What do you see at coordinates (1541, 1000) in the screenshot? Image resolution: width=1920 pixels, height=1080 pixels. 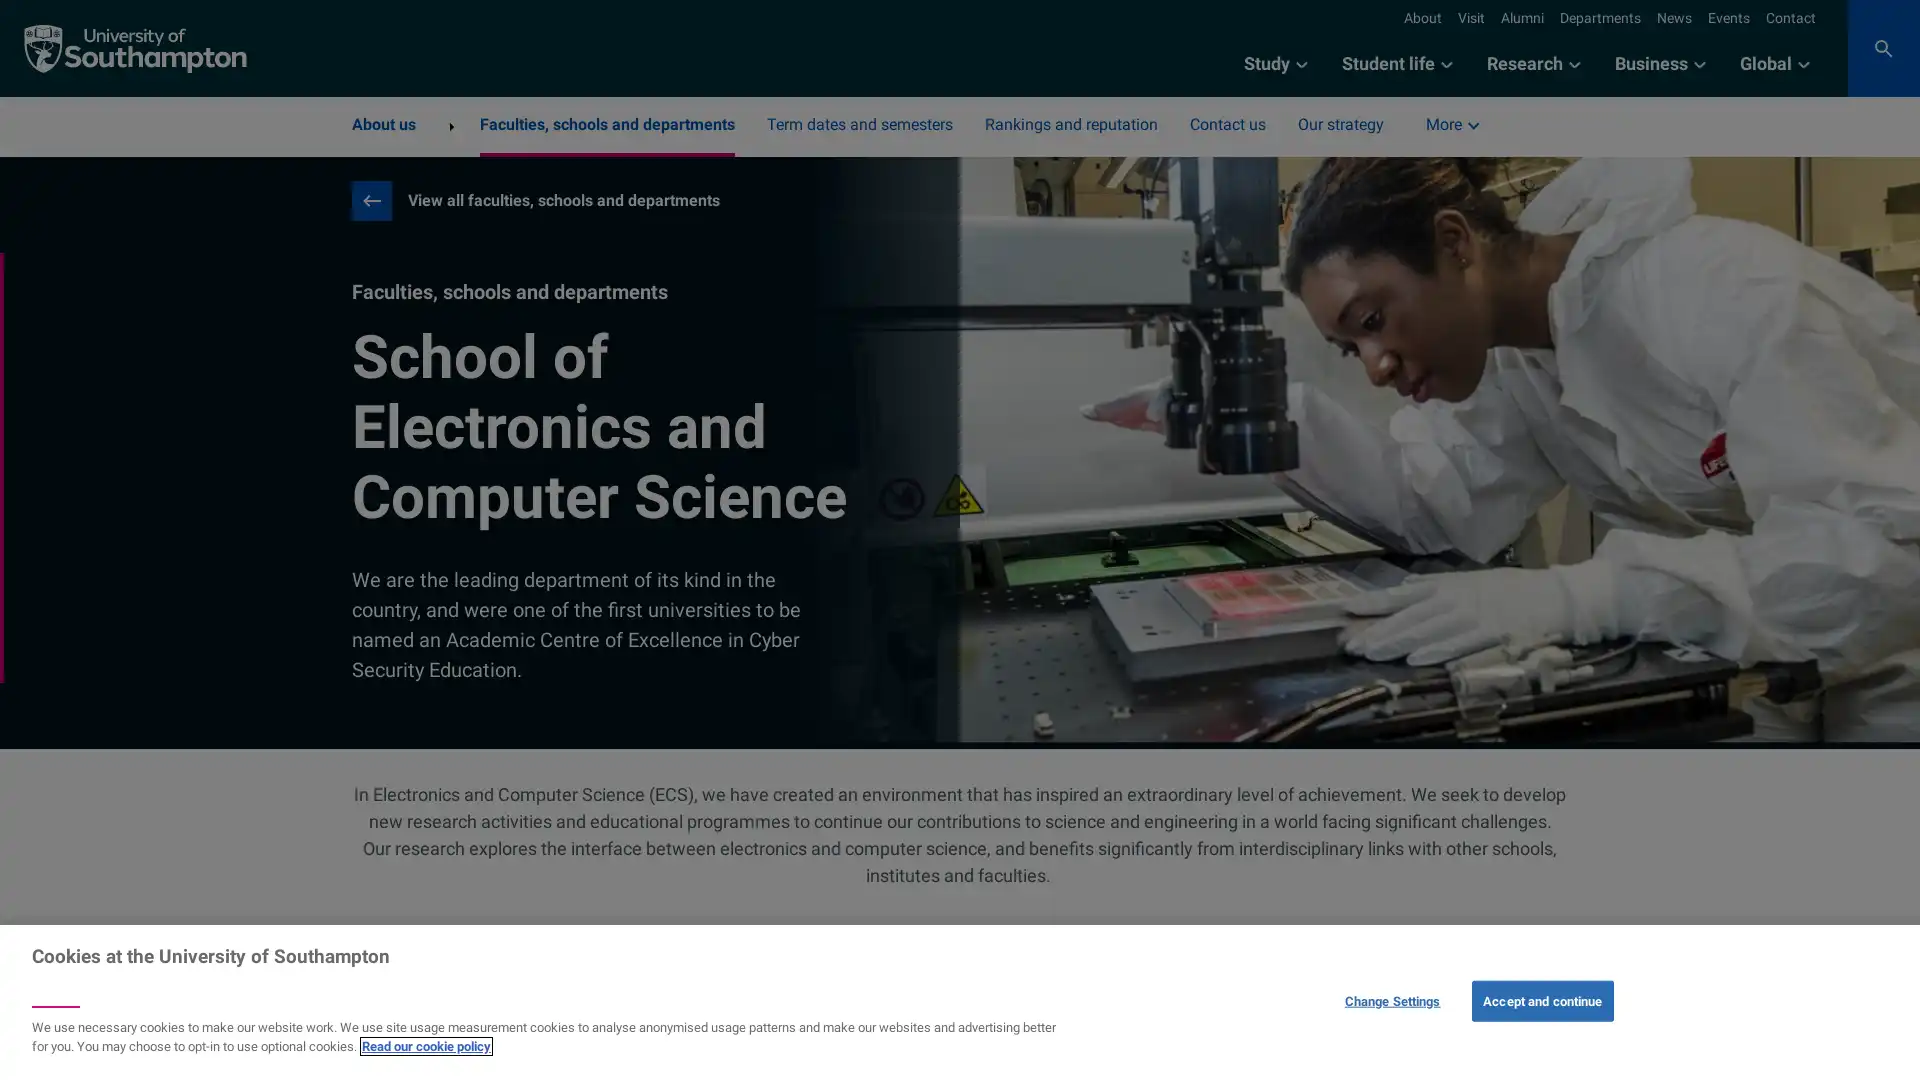 I see `Accept and continue` at bounding box center [1541, 1000].